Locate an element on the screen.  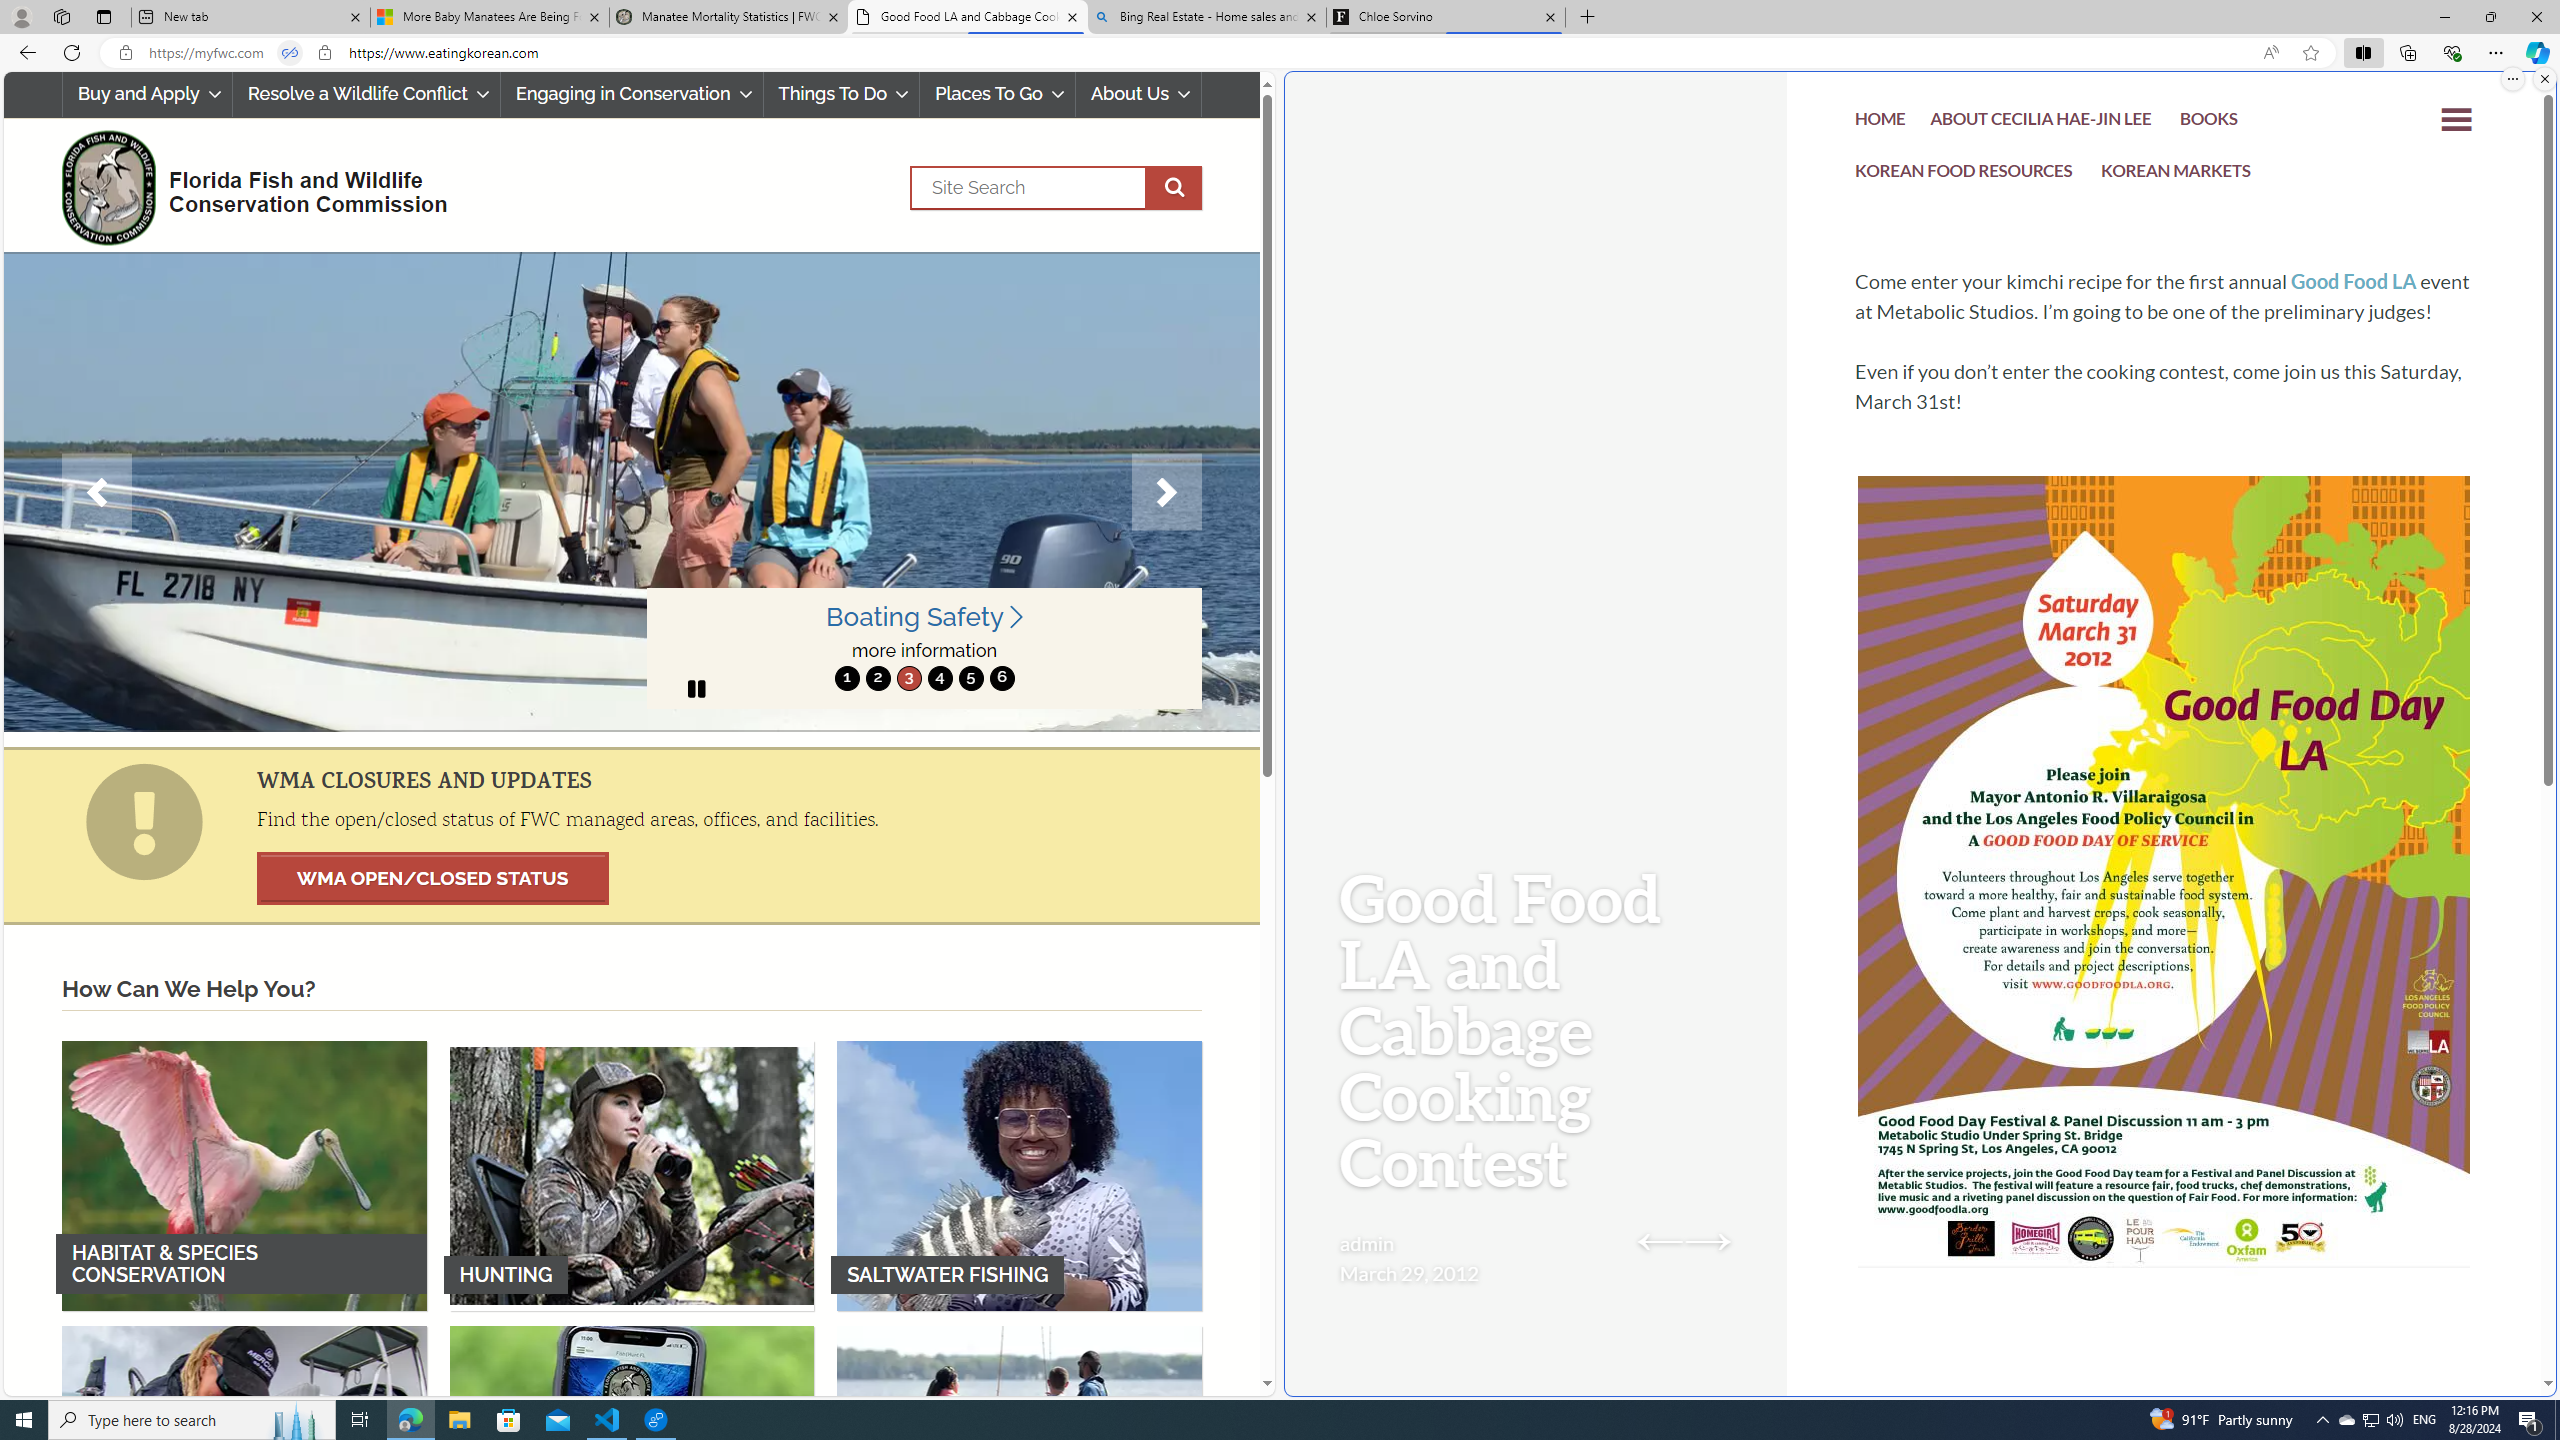
'KOREAN FOOD RESOURCES' is located at coordinates (1964, 175).